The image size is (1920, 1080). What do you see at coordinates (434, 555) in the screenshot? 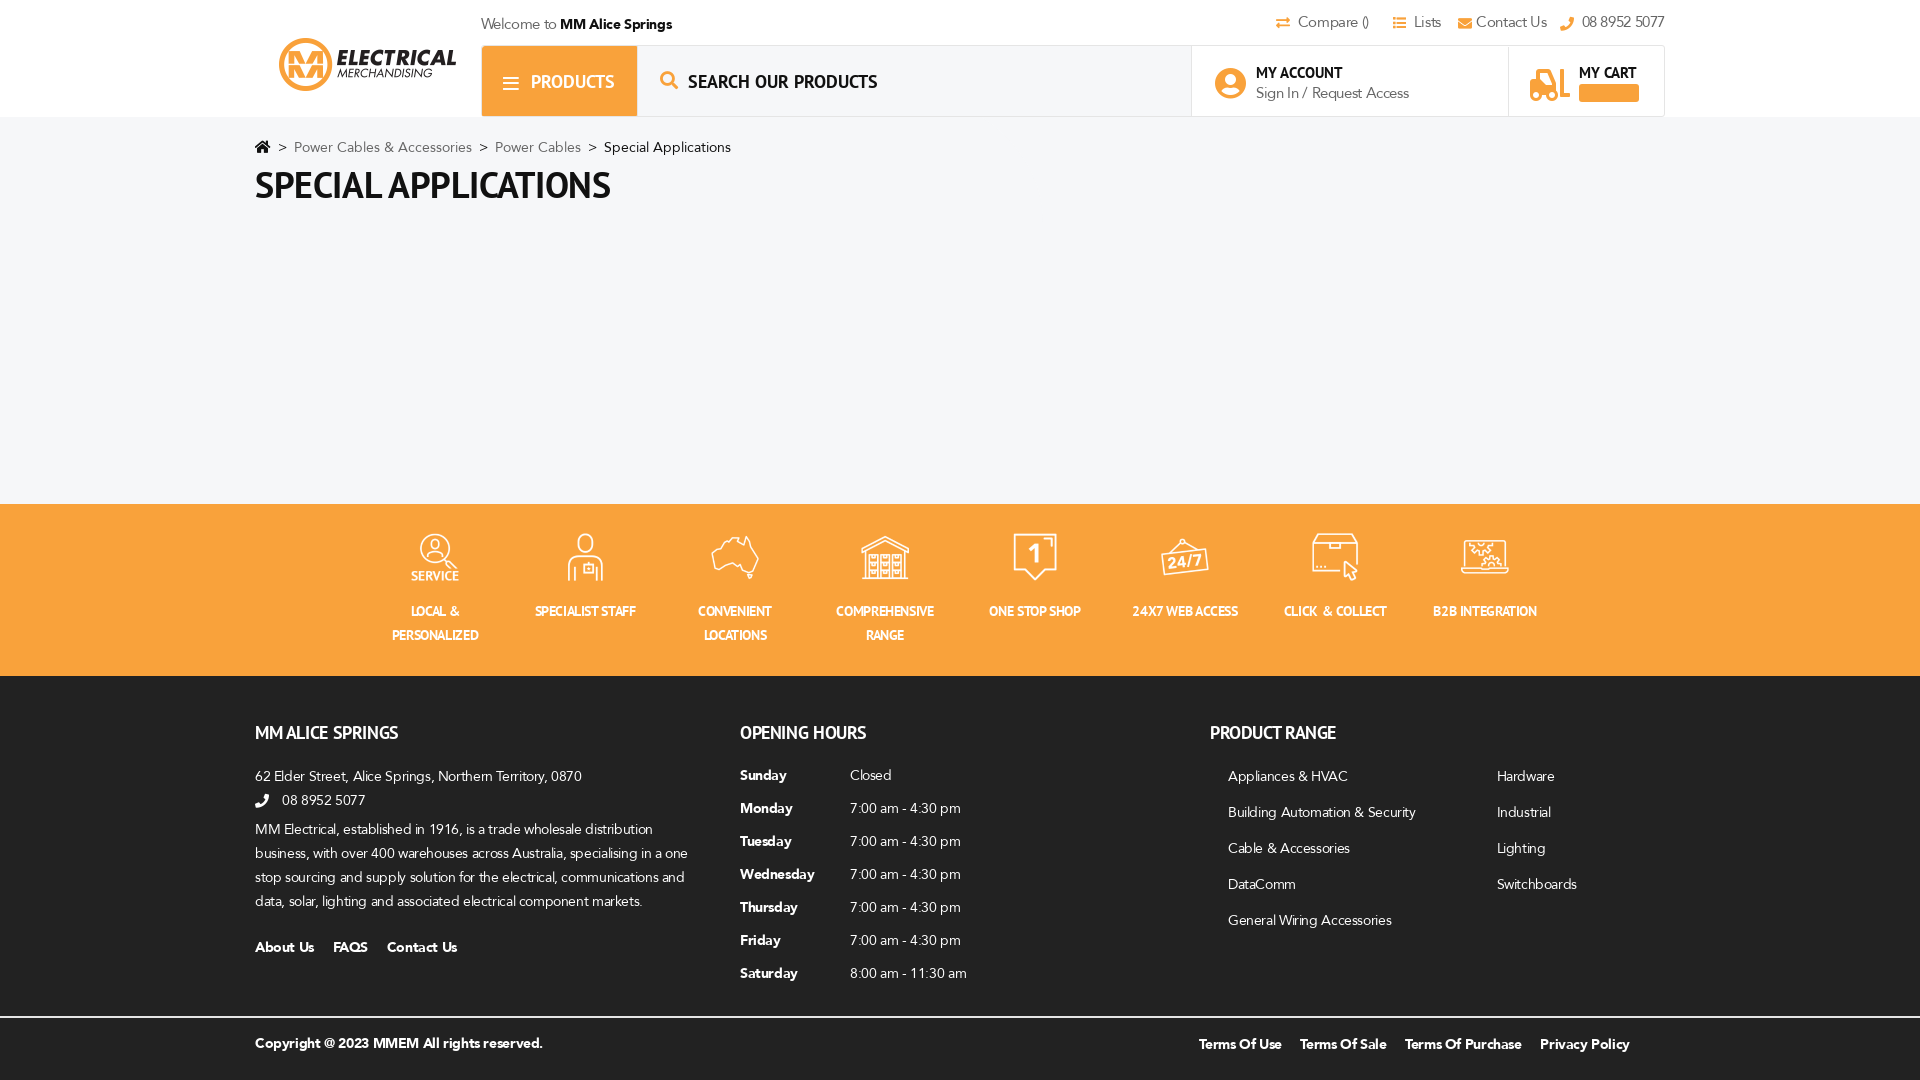
I see `'Local & Personalized'` at bounding box center [434, 555].